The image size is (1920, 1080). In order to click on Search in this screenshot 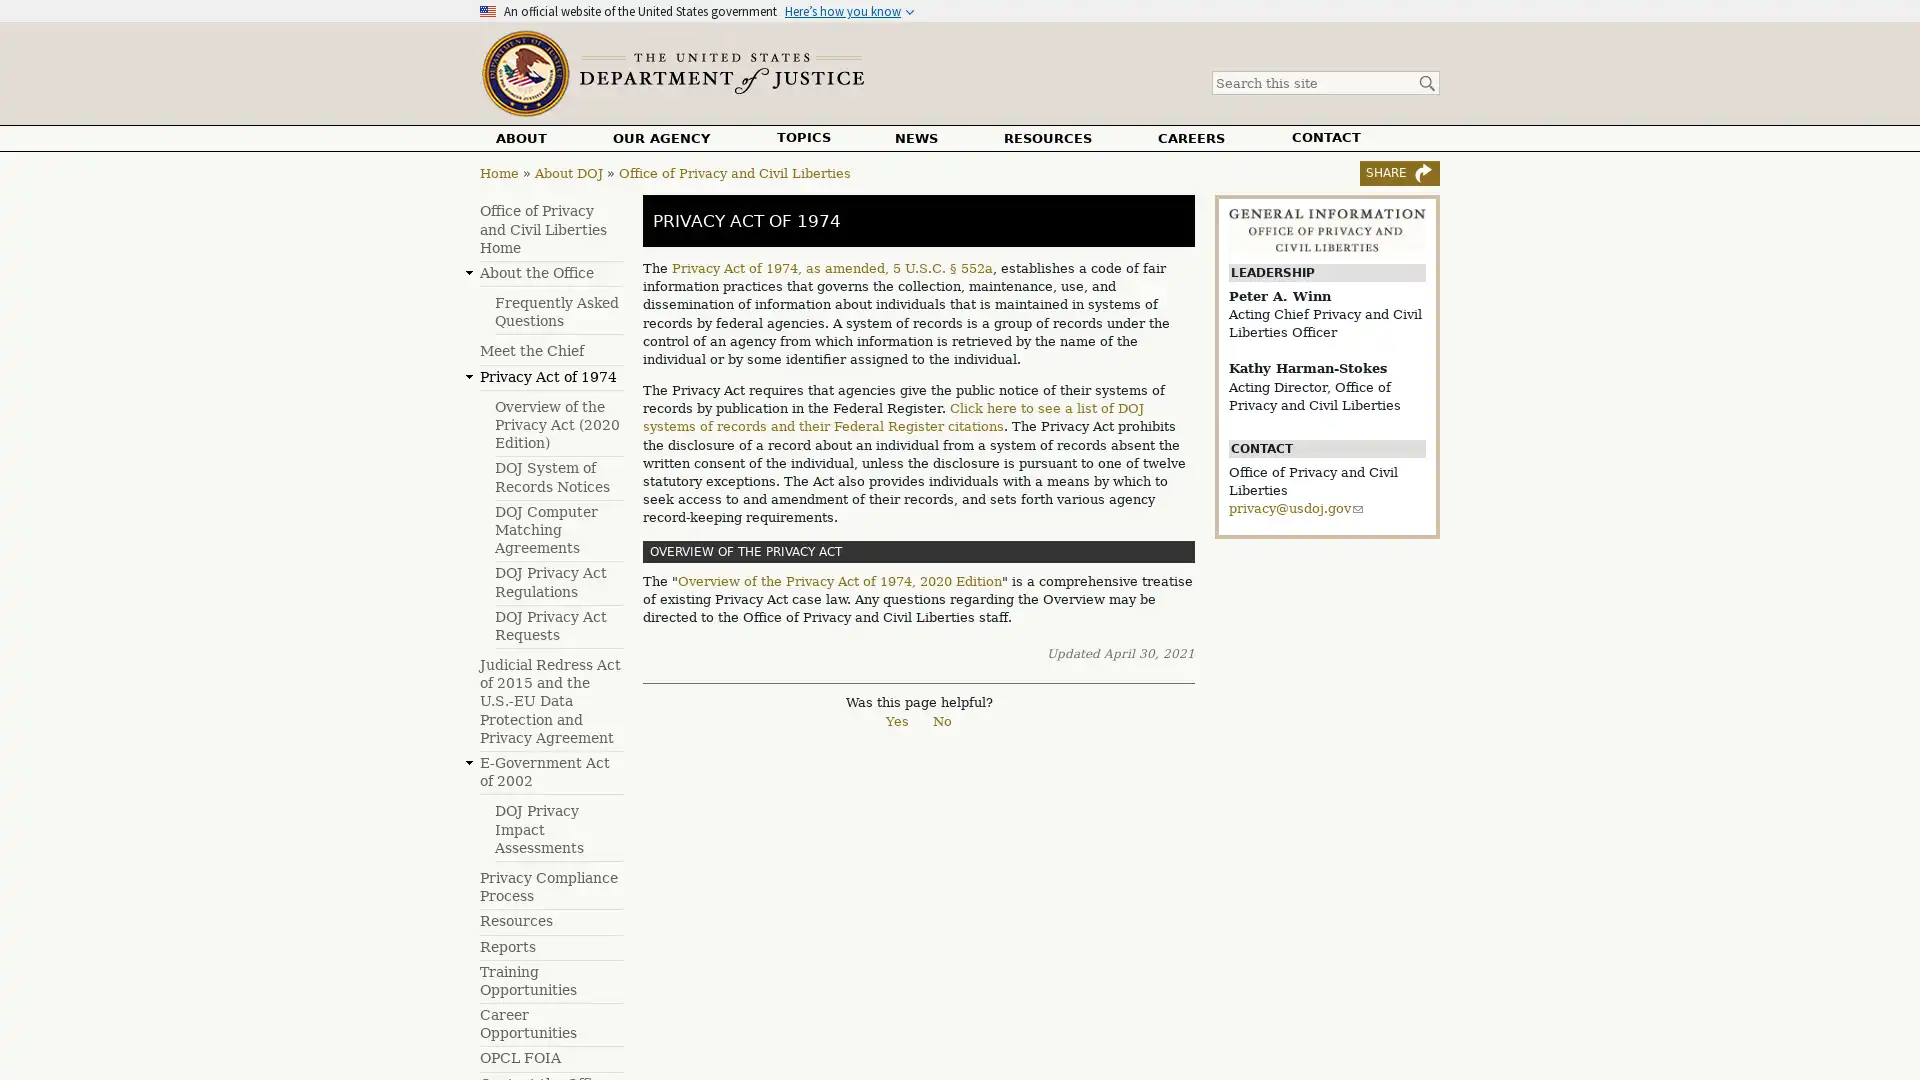, I will do `click(1425, 83)`.